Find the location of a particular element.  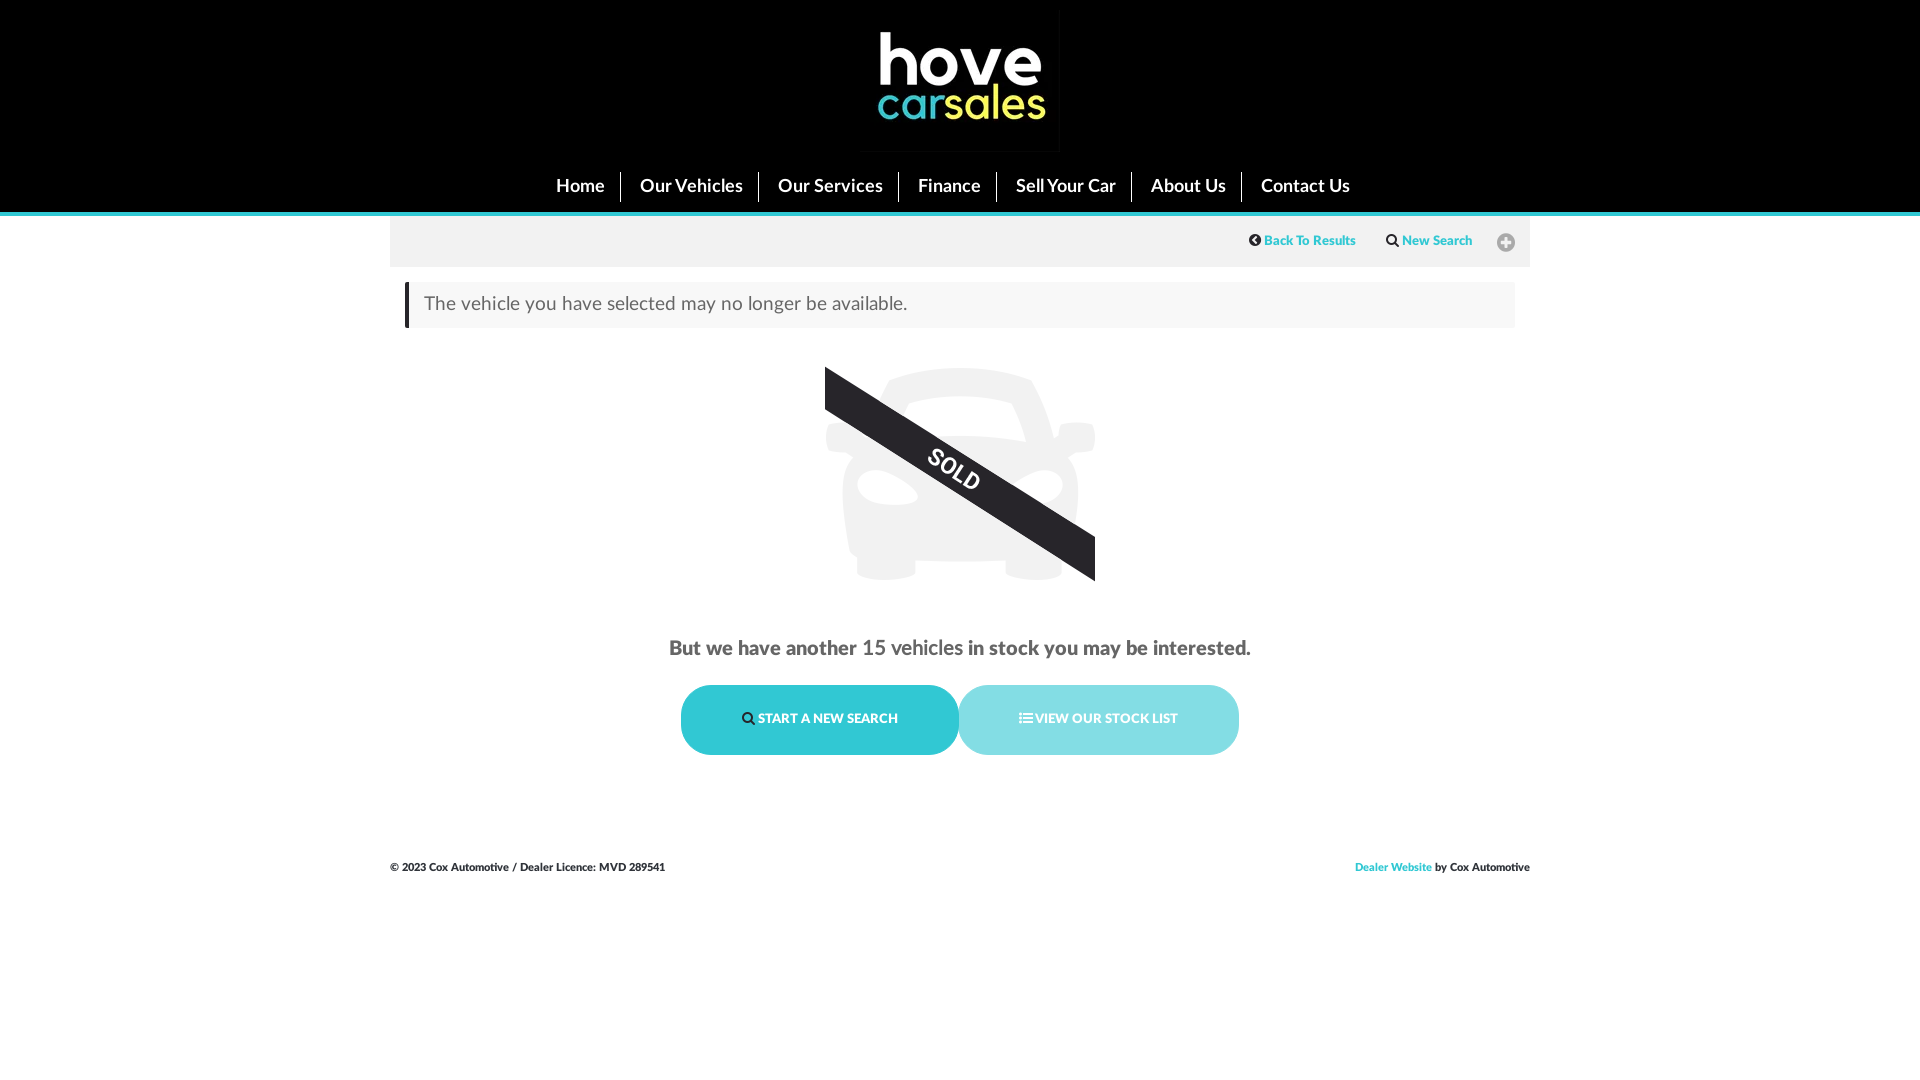

'Home' is located at coordinates (576, 186).